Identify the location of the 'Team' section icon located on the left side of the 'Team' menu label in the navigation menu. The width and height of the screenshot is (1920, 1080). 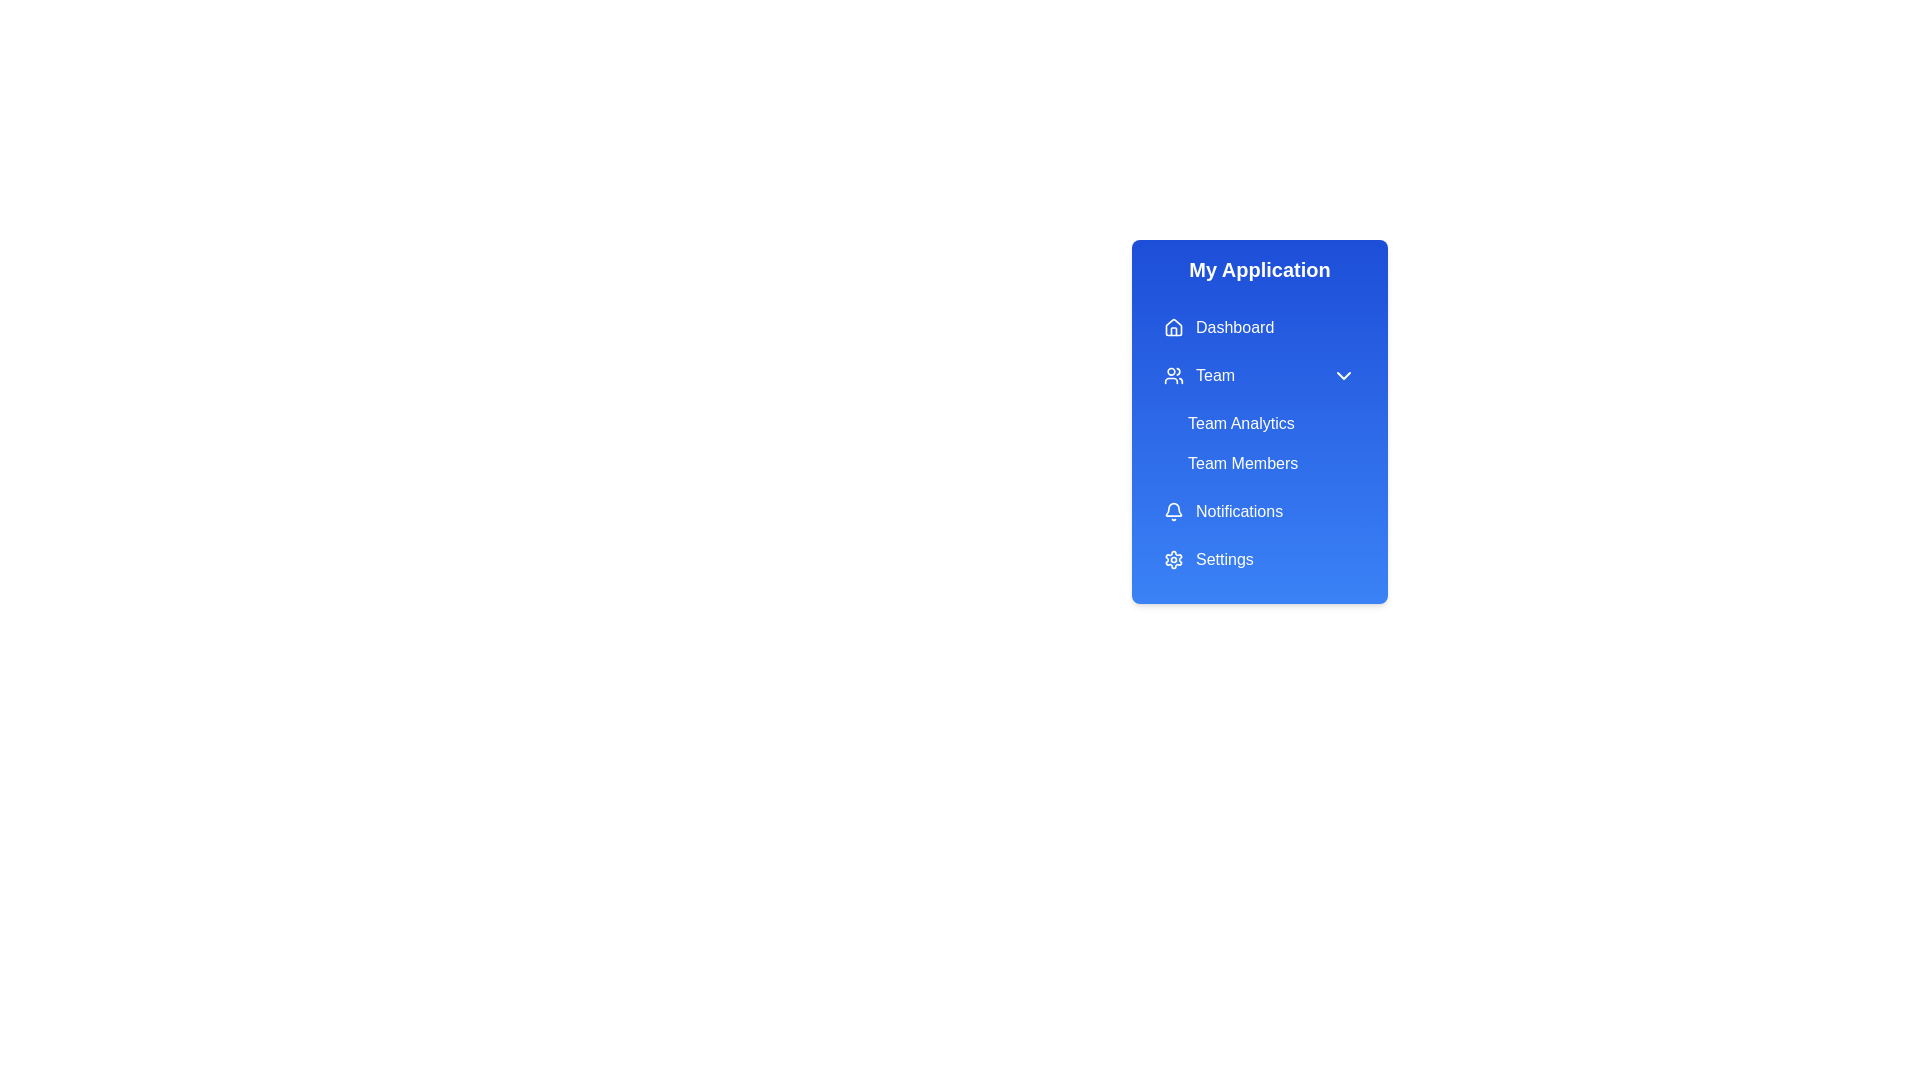
(1174, 375).